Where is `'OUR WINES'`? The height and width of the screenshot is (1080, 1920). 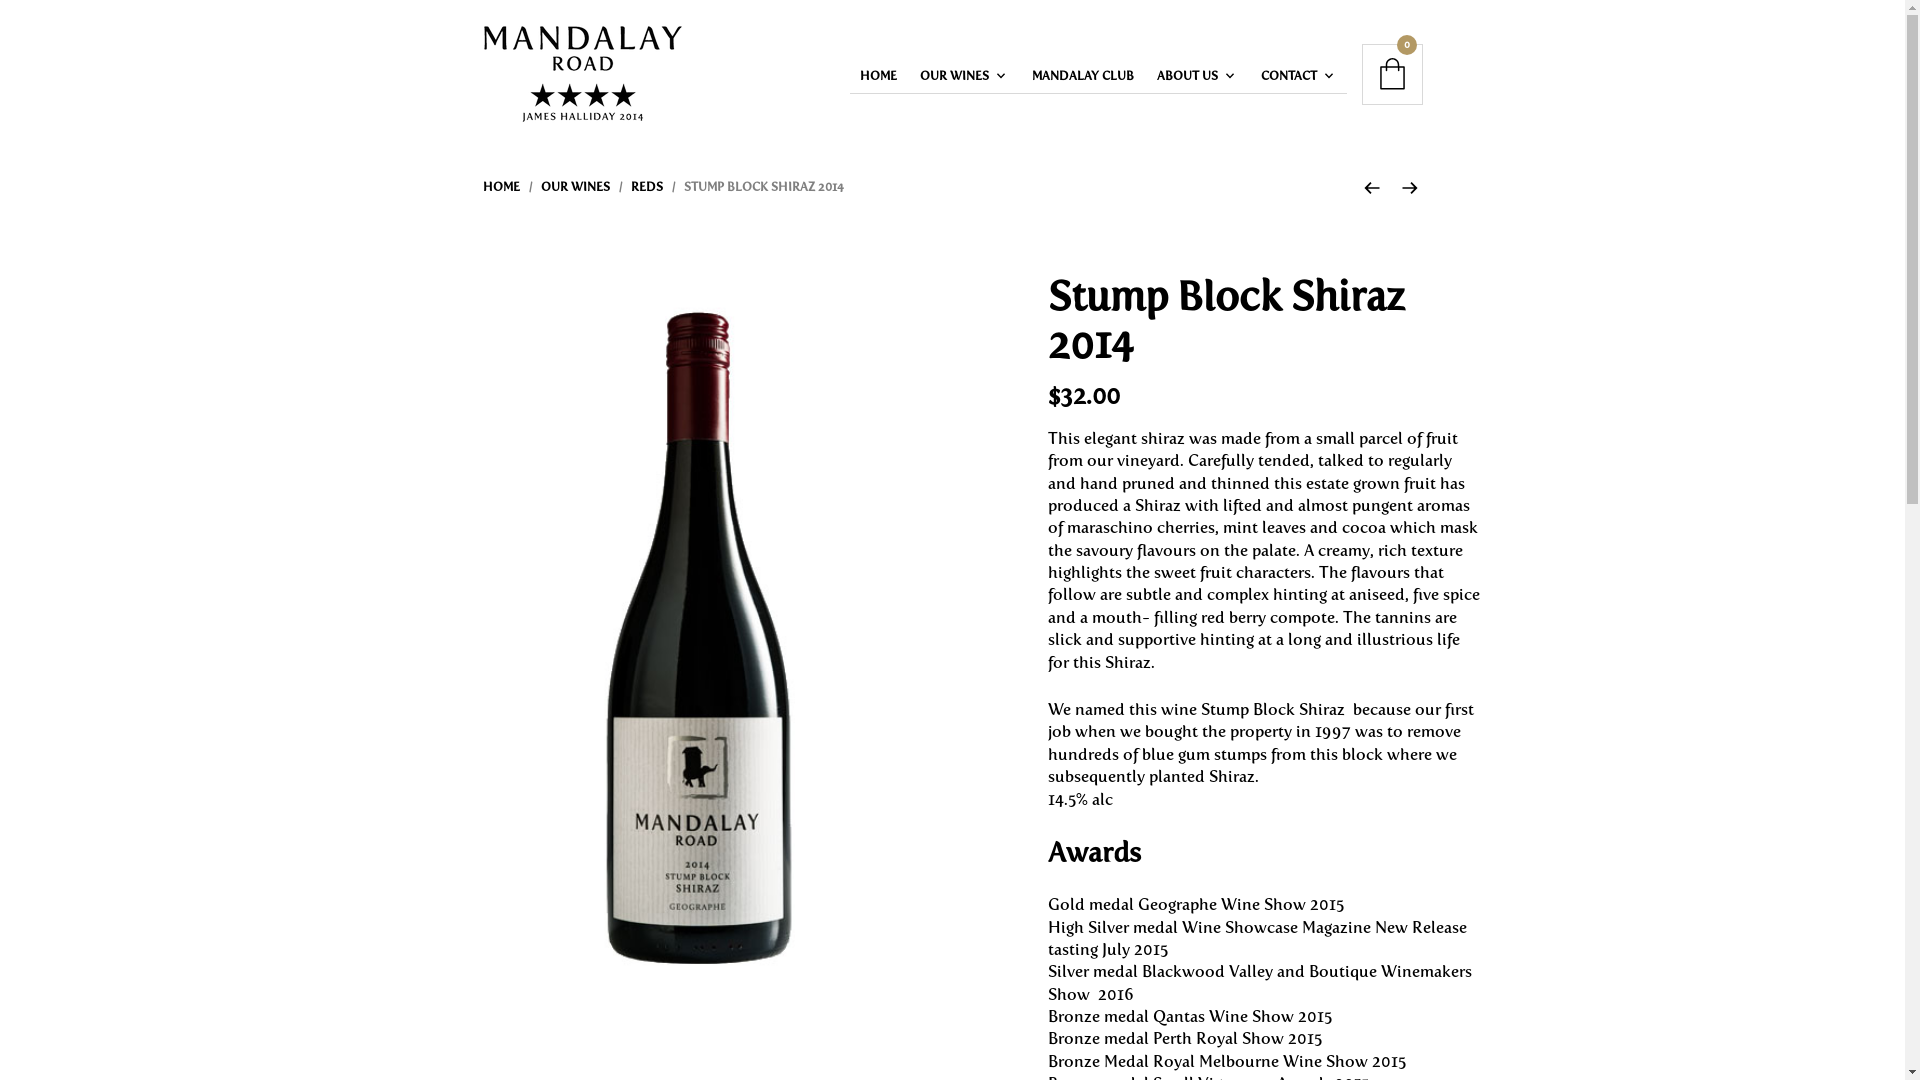
'OUR WINES' is located at coordinates (573, 186).